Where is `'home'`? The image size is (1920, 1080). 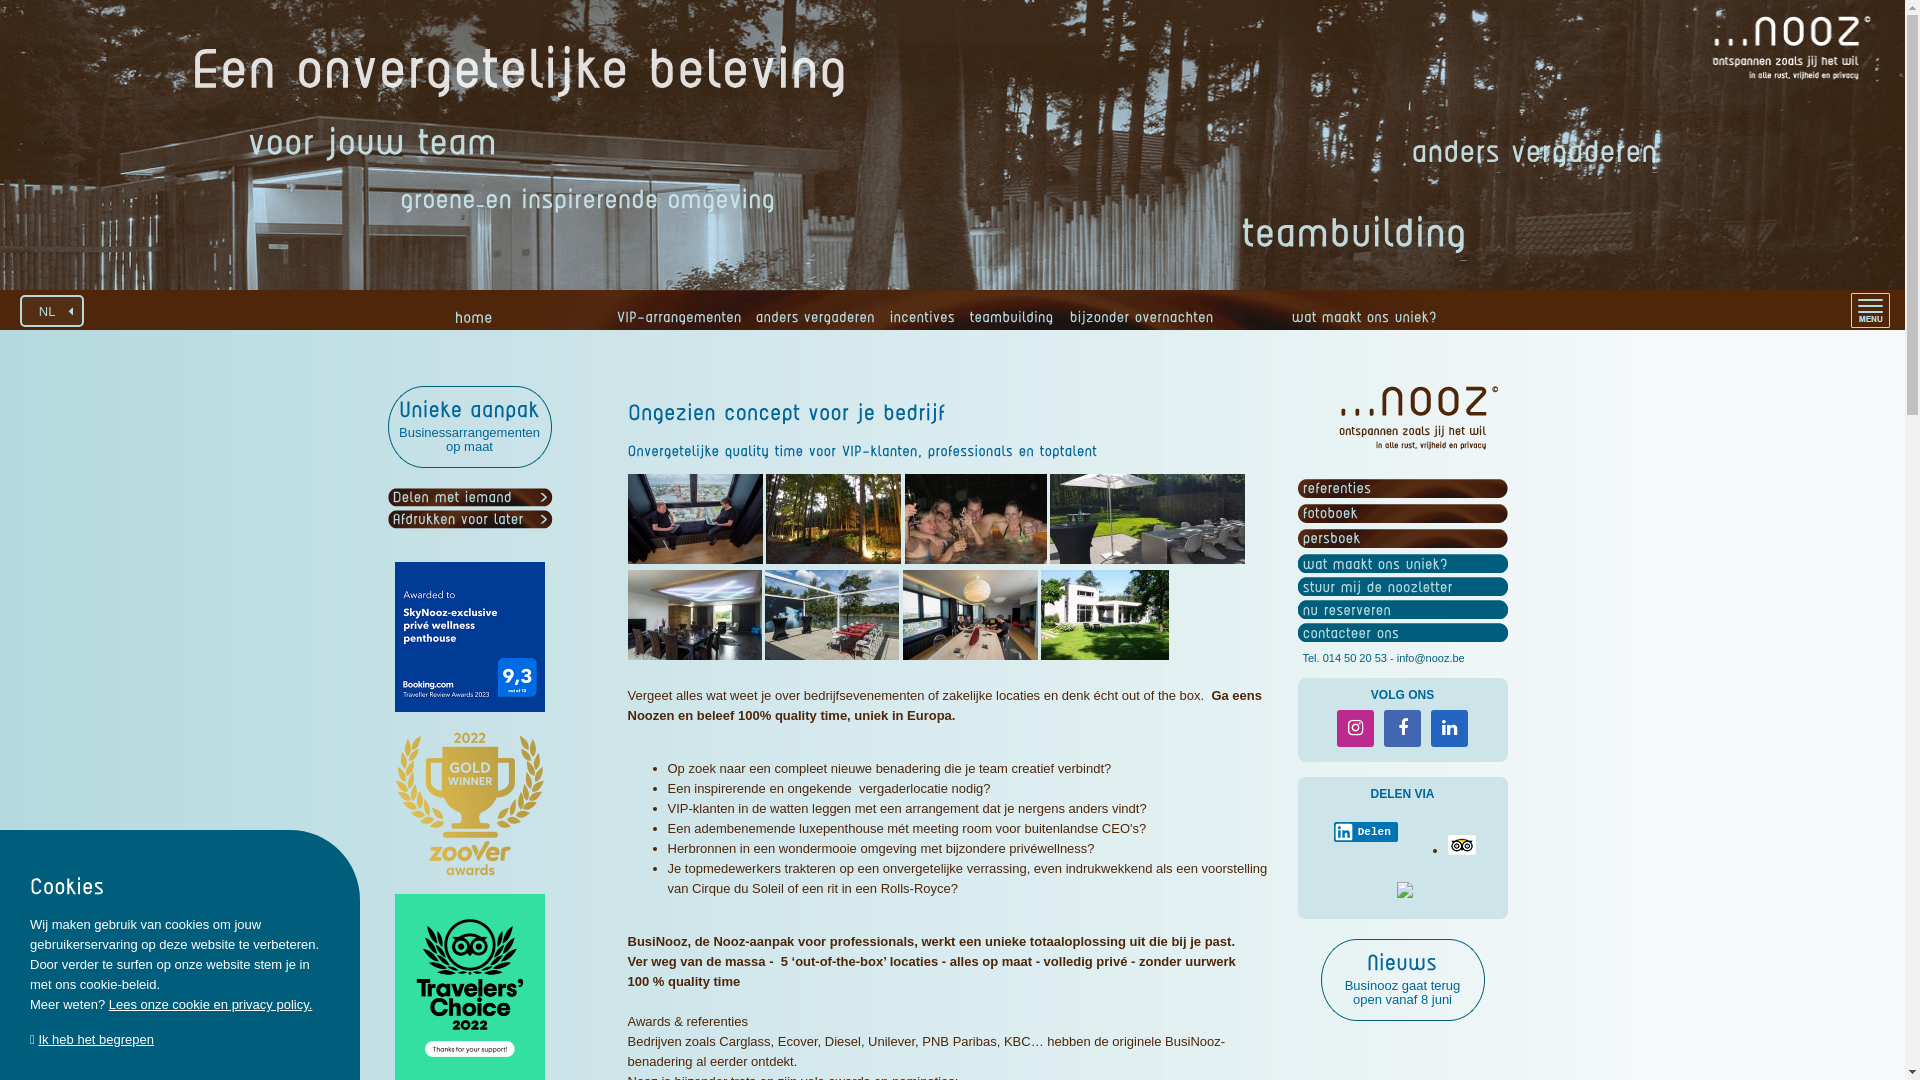 'home' is located at coordinates (472, 315).